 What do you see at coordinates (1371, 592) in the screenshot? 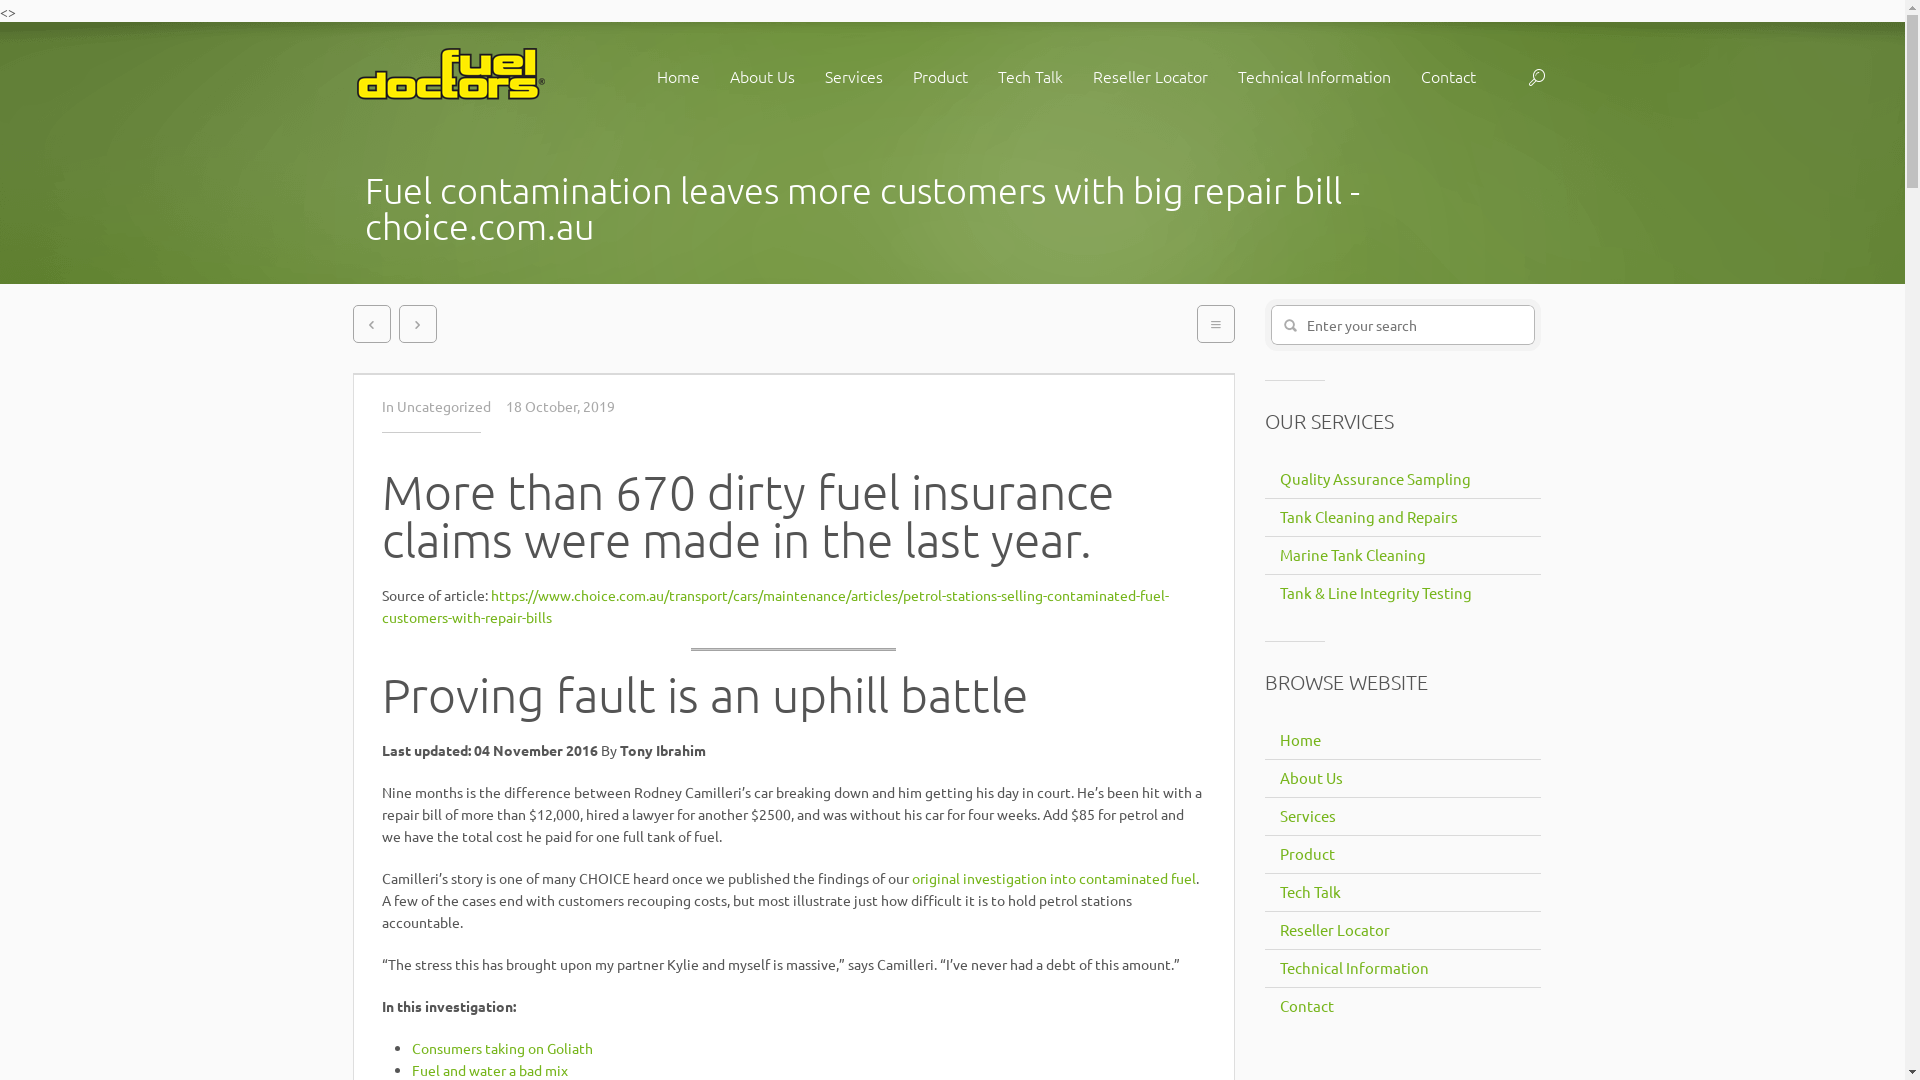
I see `'Tank & Line Integrity Testing'` at bounding box center [1371, 592].